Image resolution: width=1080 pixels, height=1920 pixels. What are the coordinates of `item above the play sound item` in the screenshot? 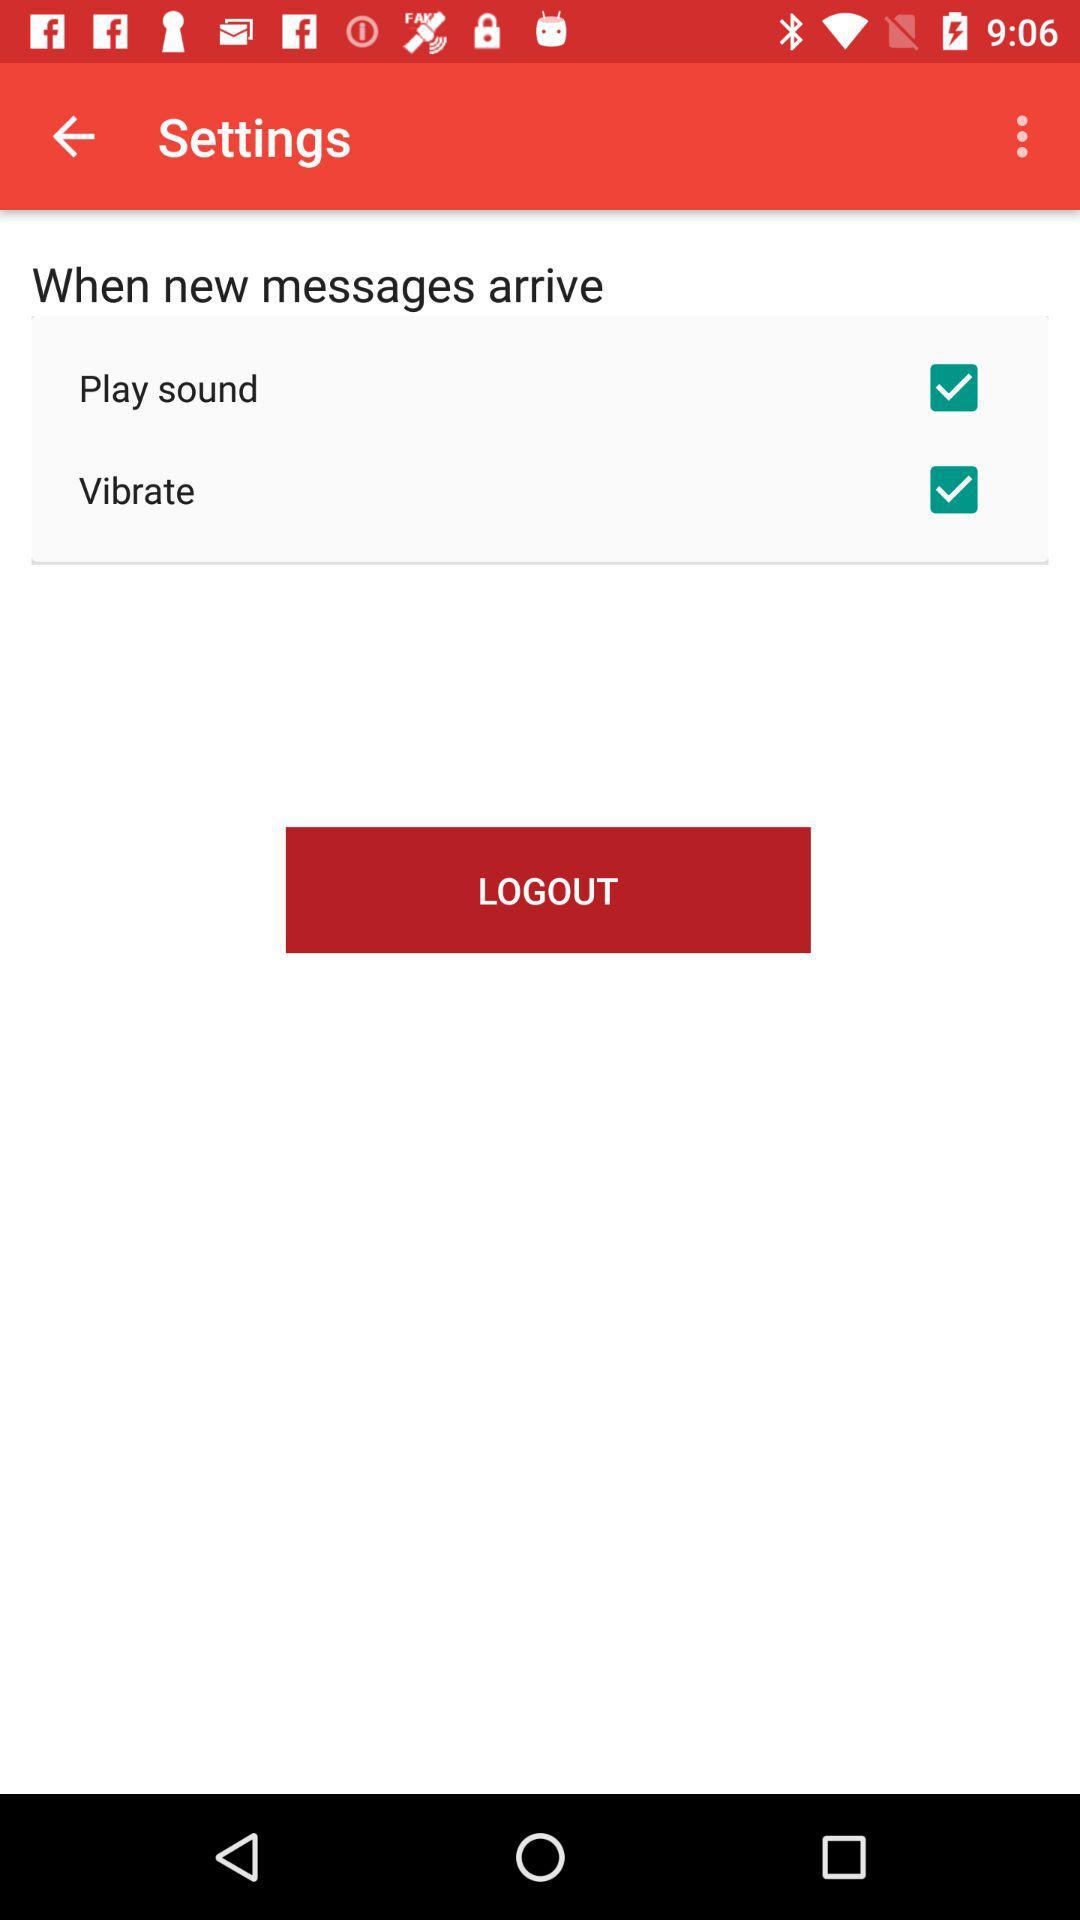 It's located at (1027, 135).